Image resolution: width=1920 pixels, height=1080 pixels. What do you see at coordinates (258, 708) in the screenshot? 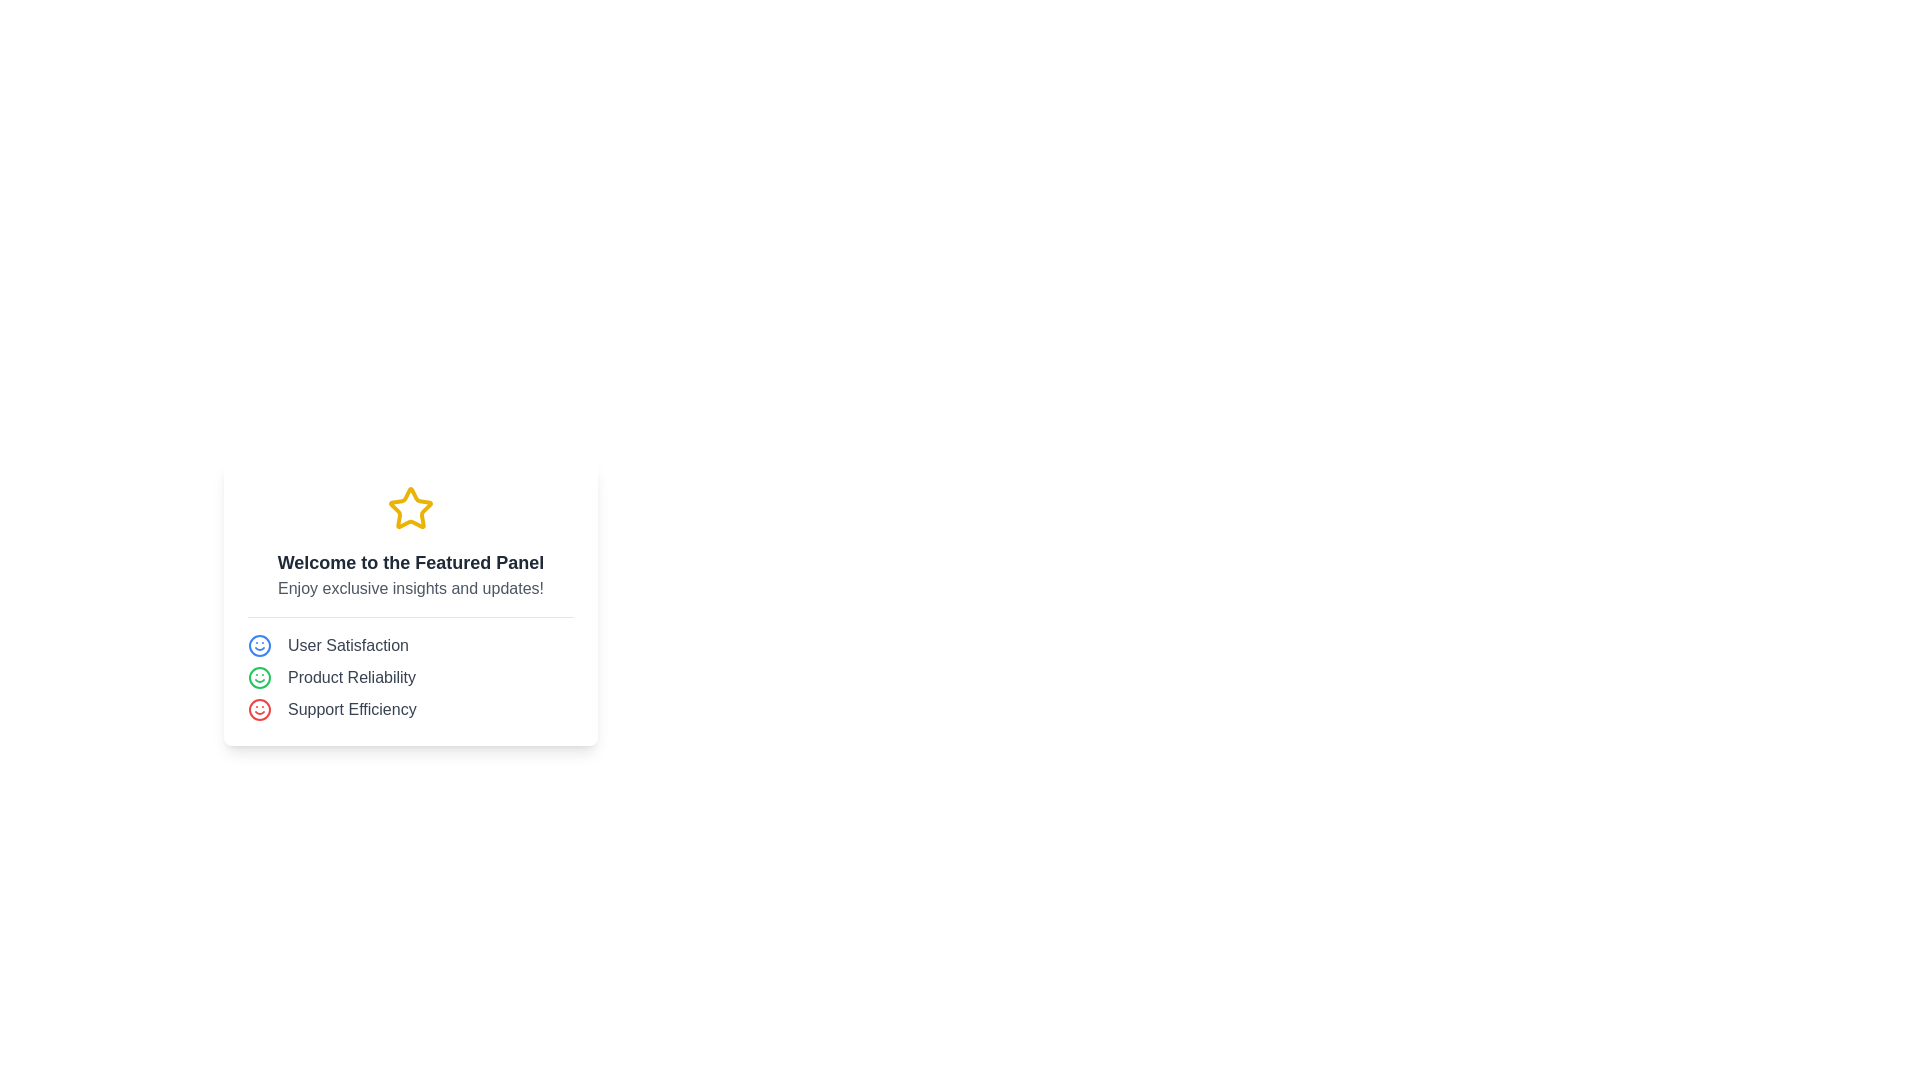
I see `the decorative circular border of the emoticon located in the third row under 'Support Efficiency'` at bounding box center [258, 708].